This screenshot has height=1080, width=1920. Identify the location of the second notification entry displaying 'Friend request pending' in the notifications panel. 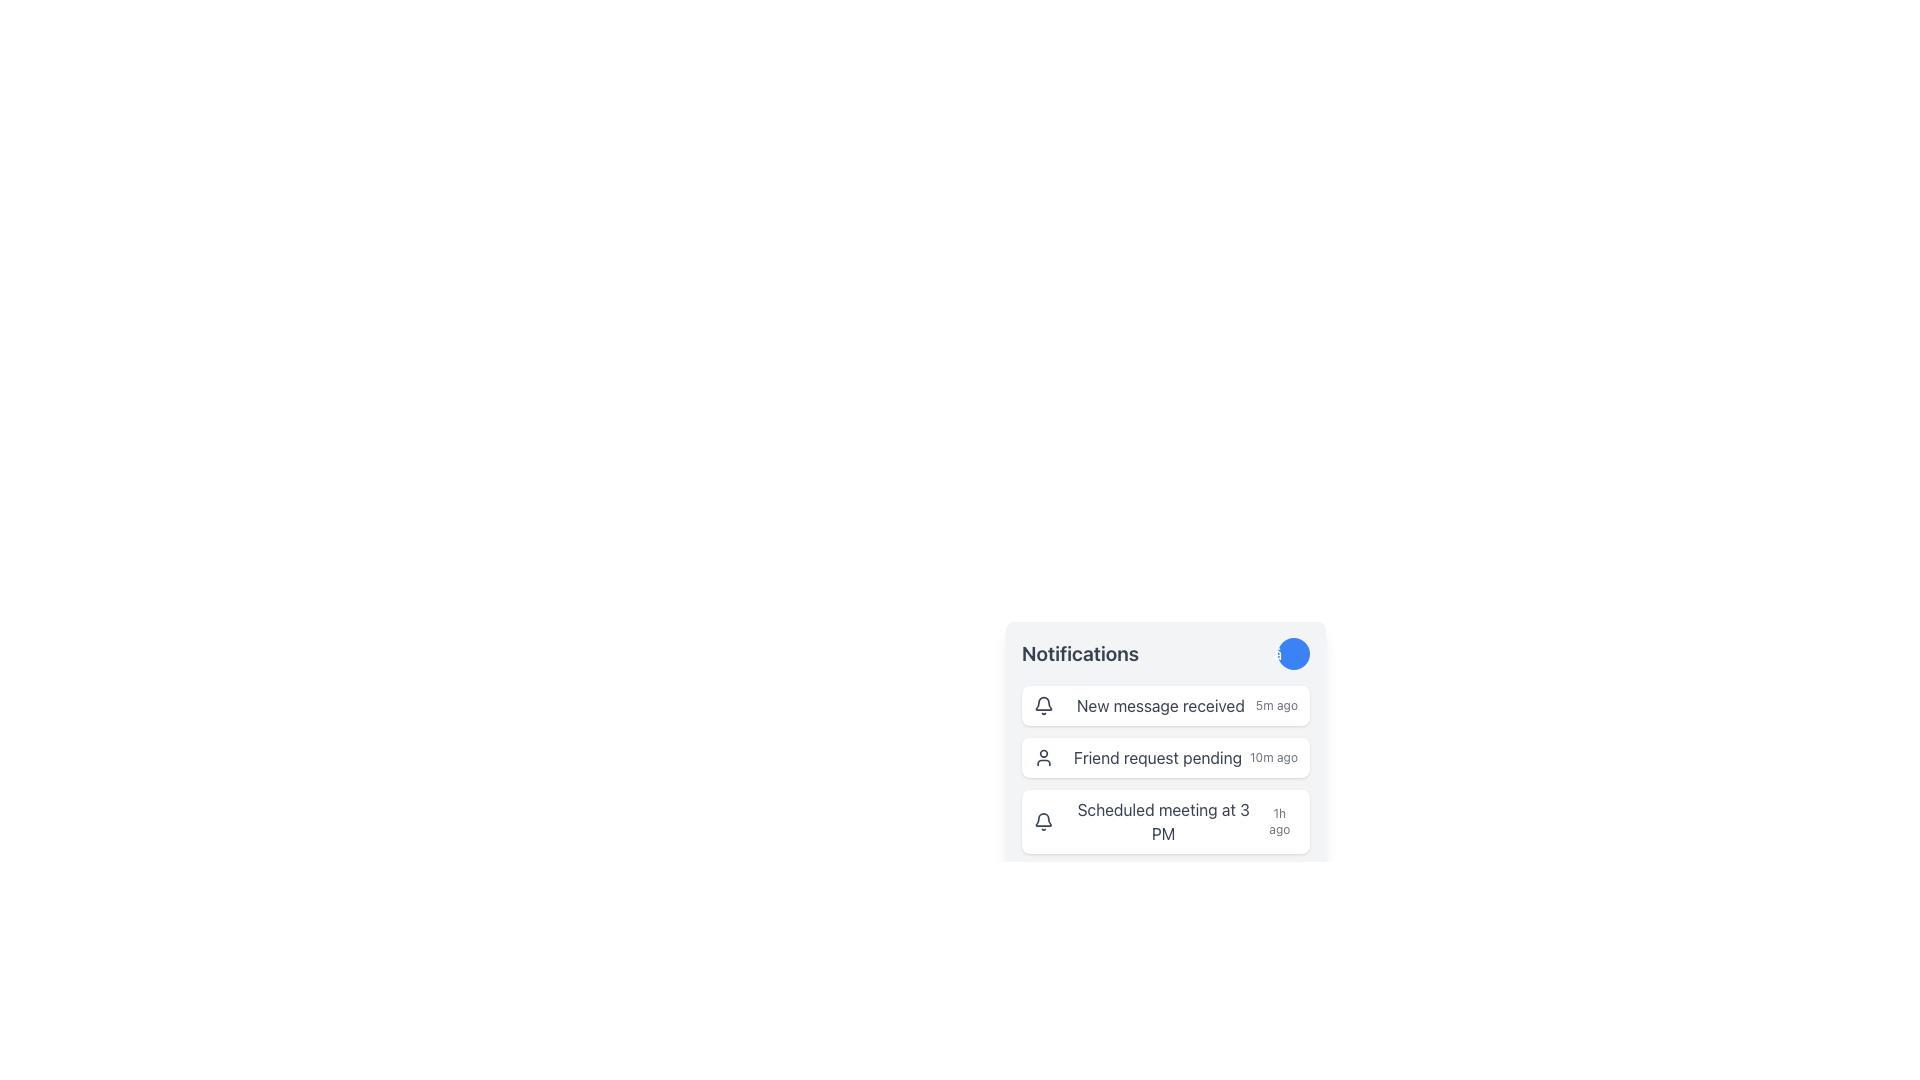
(1166, 769).